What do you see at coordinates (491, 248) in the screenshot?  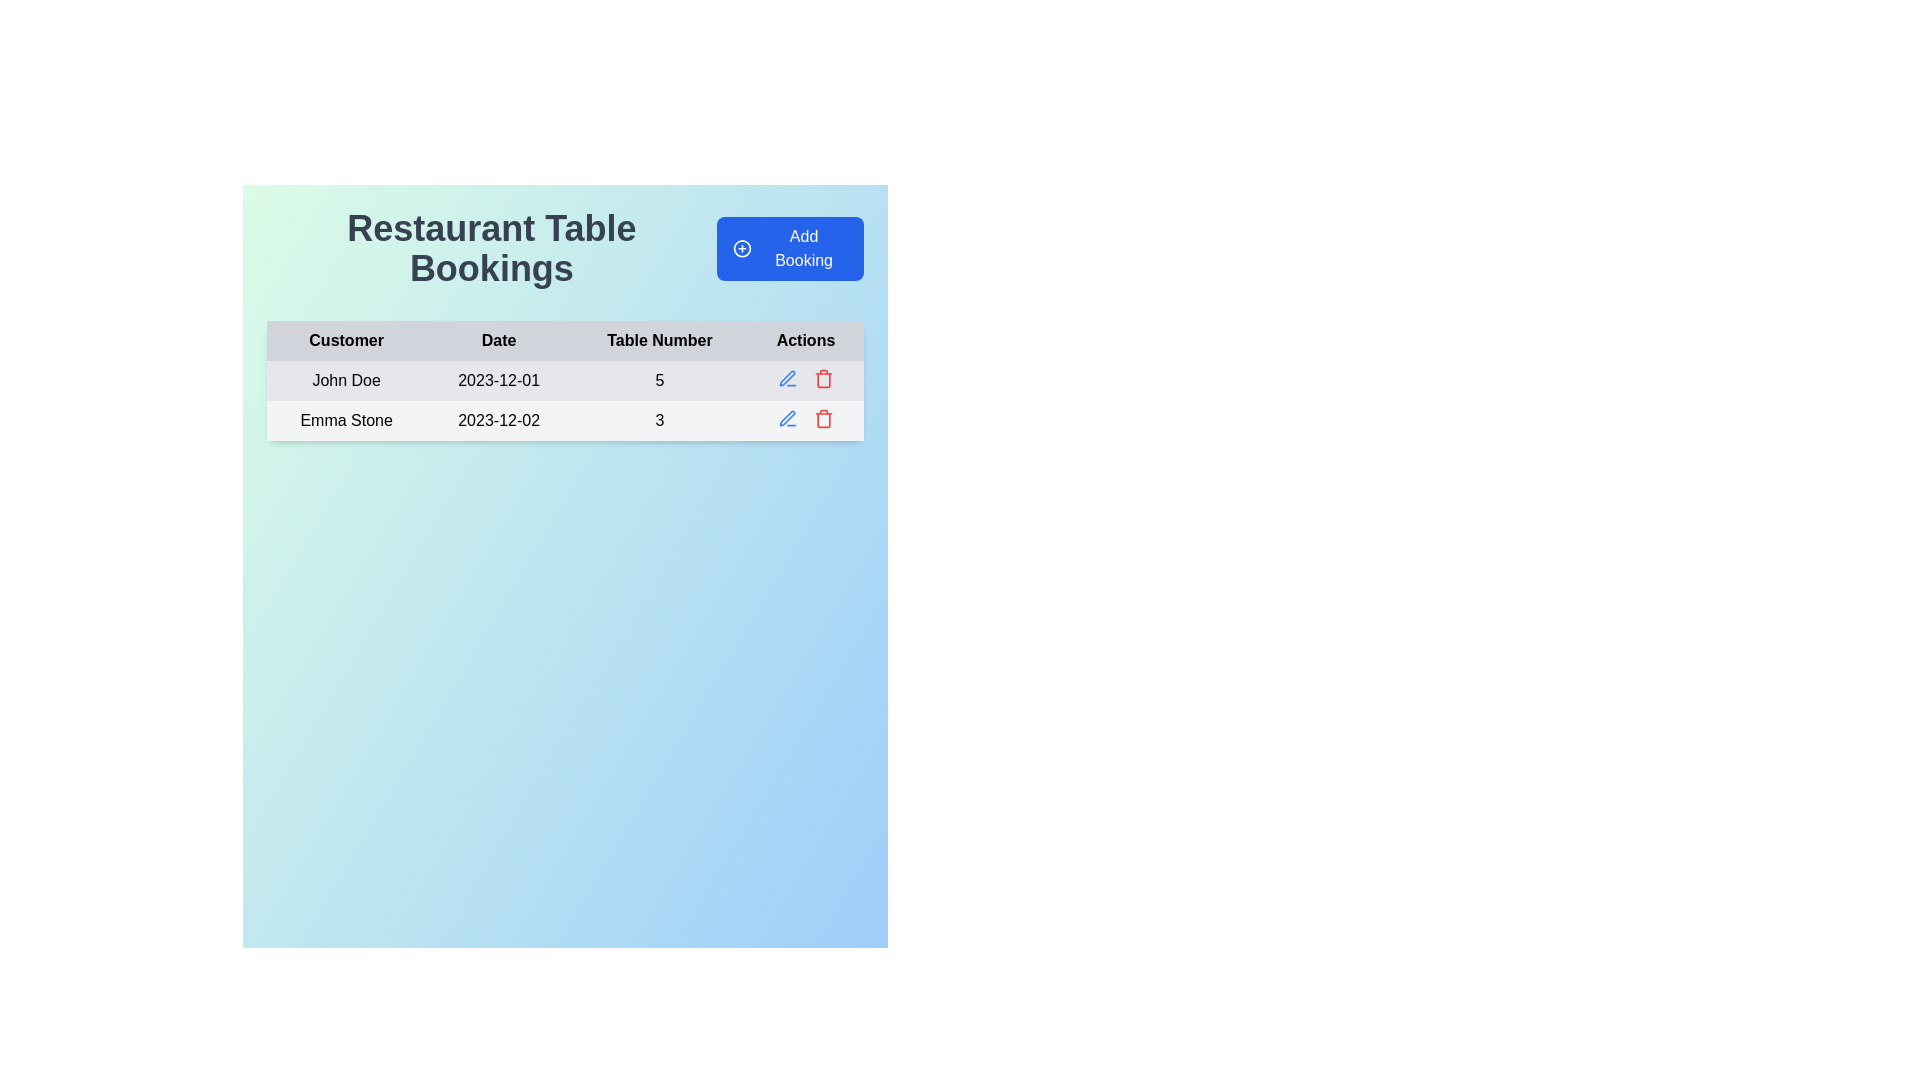 I see `bold header text labeled 'Restaurant Table Bookings' to understand the purpose of the page` at bounding box center [491, 248].